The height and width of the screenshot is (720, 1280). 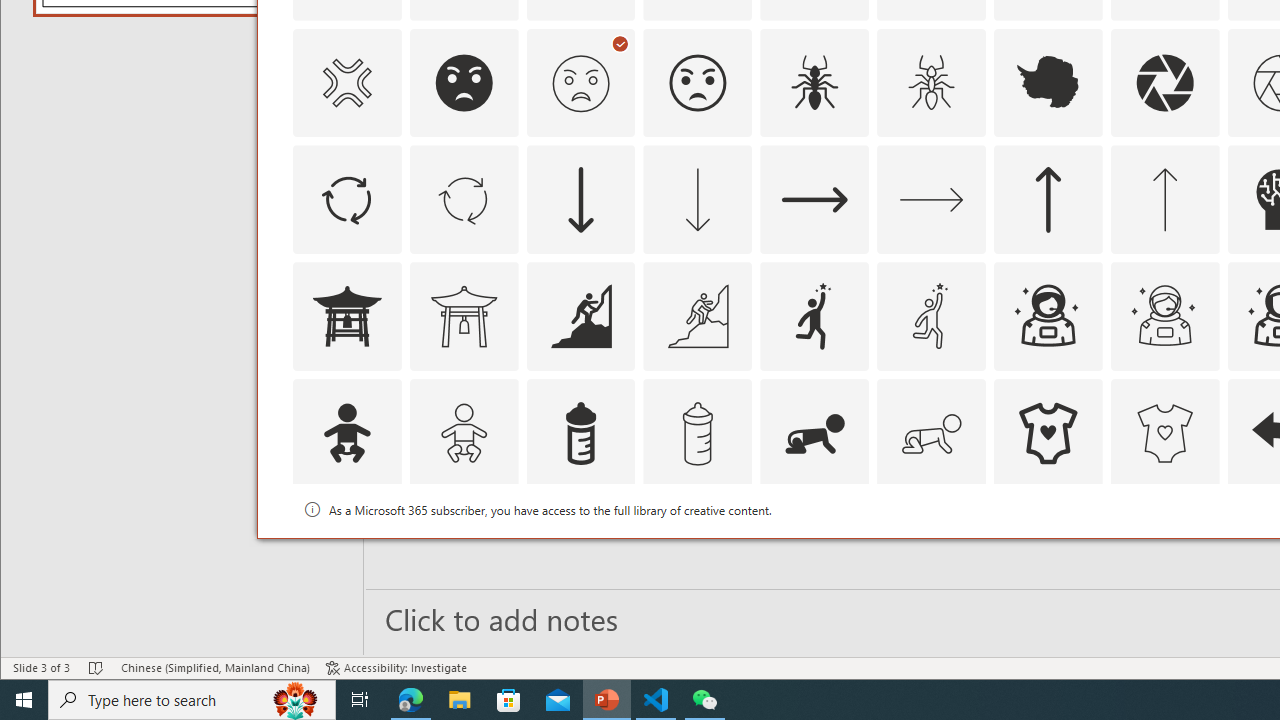 I want to click on 'AutomationID: Icons_BabyOnesie_M', so click(x=1164, y=433).